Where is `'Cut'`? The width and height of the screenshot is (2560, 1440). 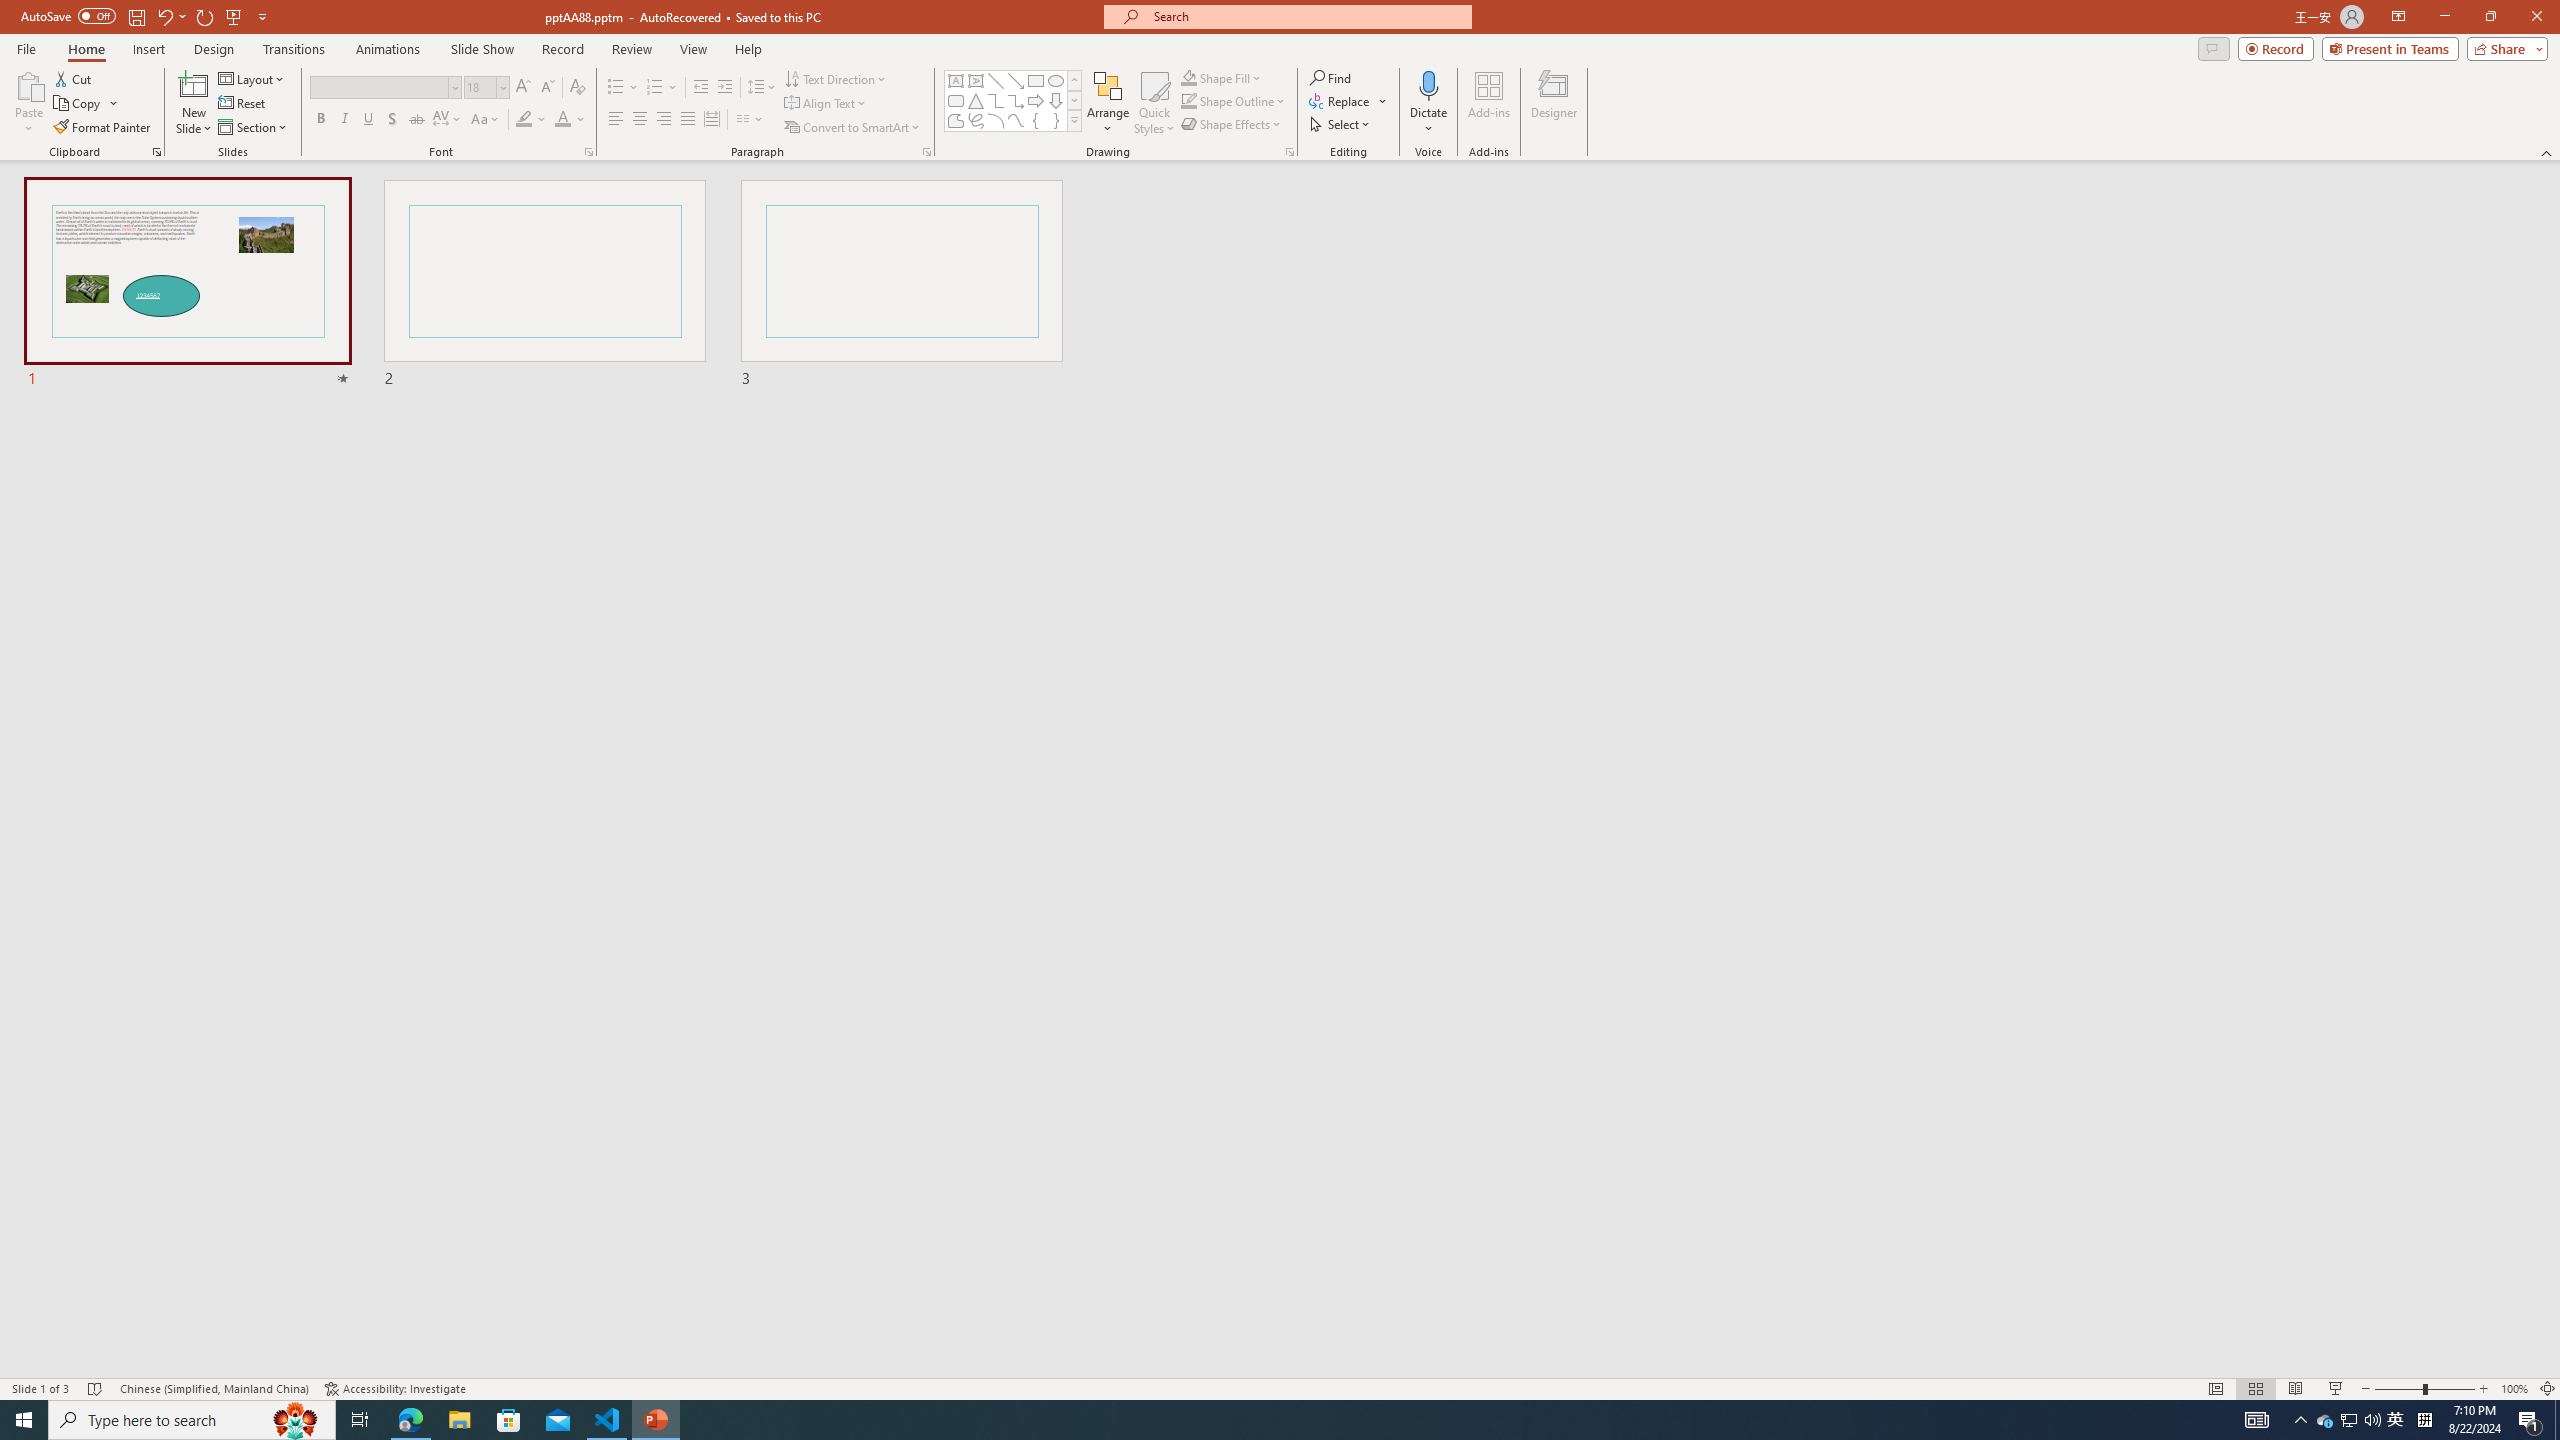 'Cut' is located at coordinates (73, 78).